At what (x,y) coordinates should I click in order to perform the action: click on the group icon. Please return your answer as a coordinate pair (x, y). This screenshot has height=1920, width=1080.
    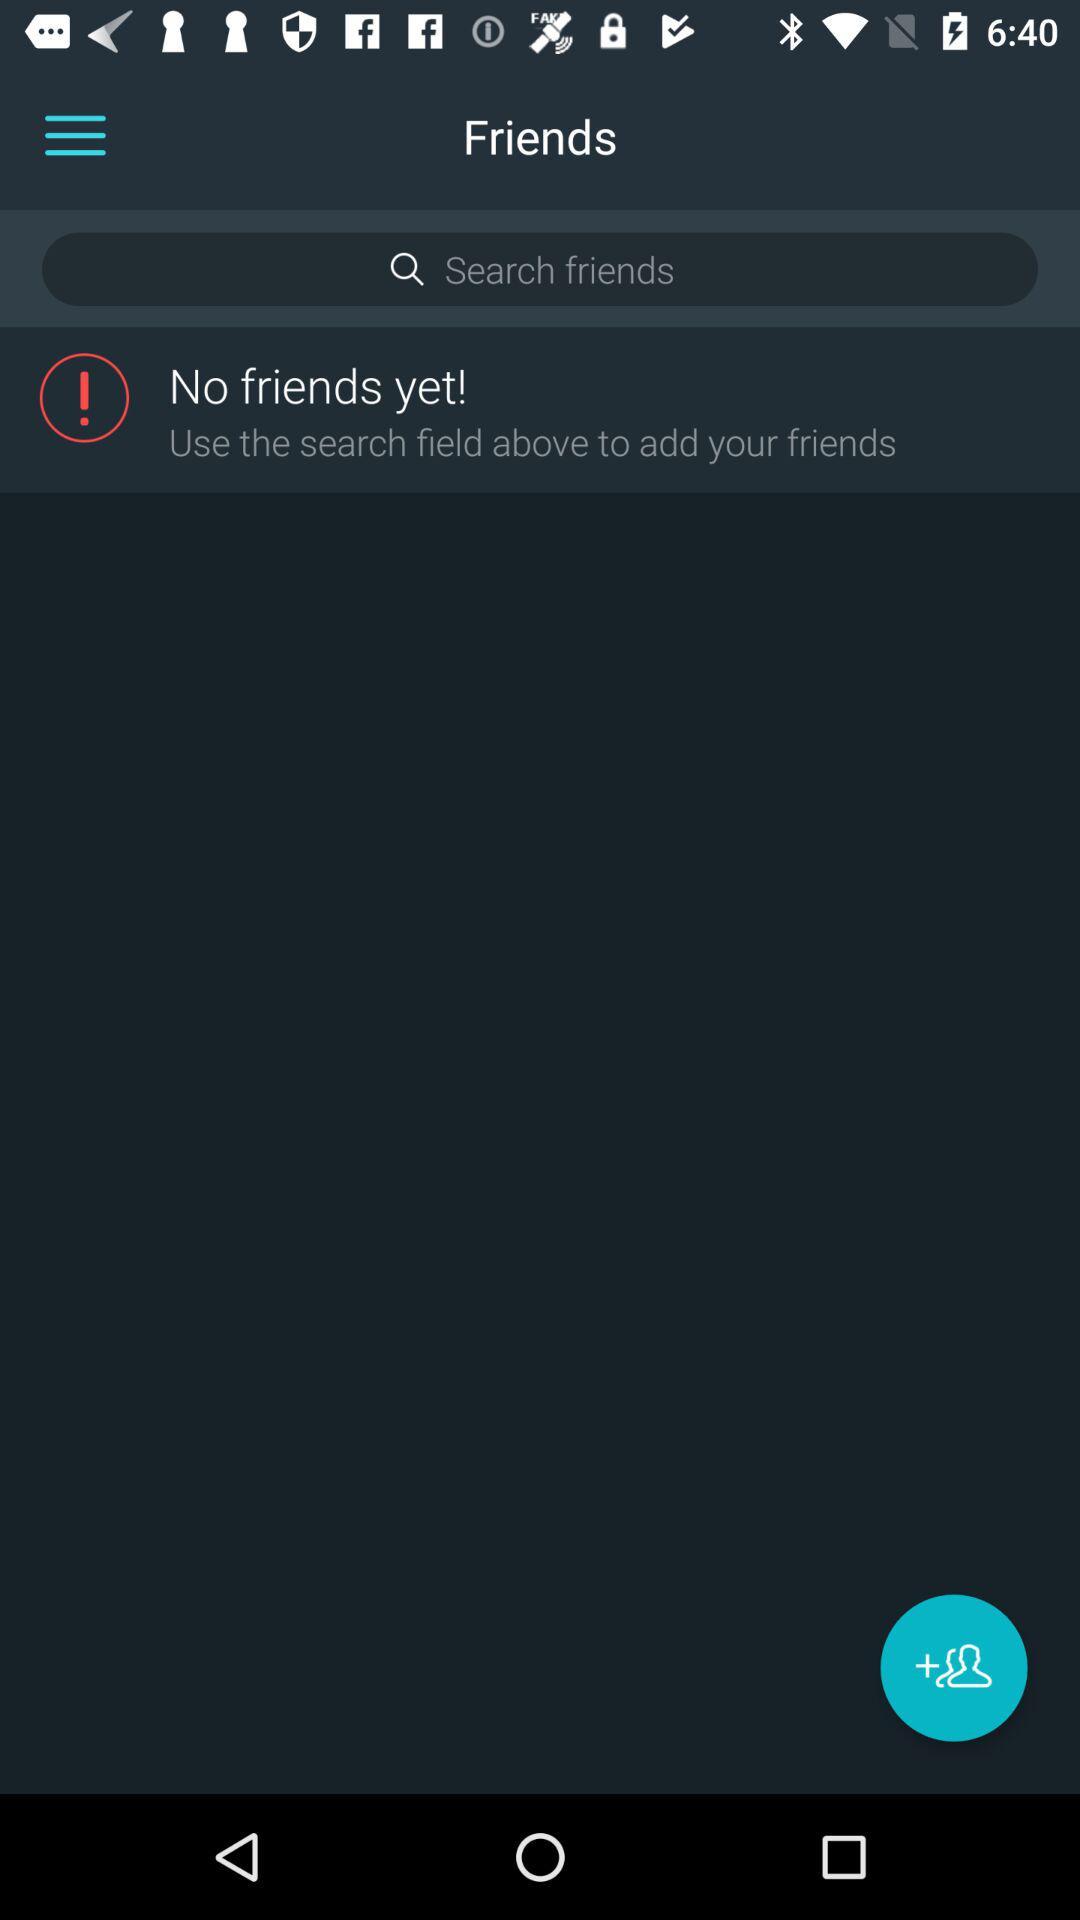
    Looking at the image, I should click on (952, 1667).